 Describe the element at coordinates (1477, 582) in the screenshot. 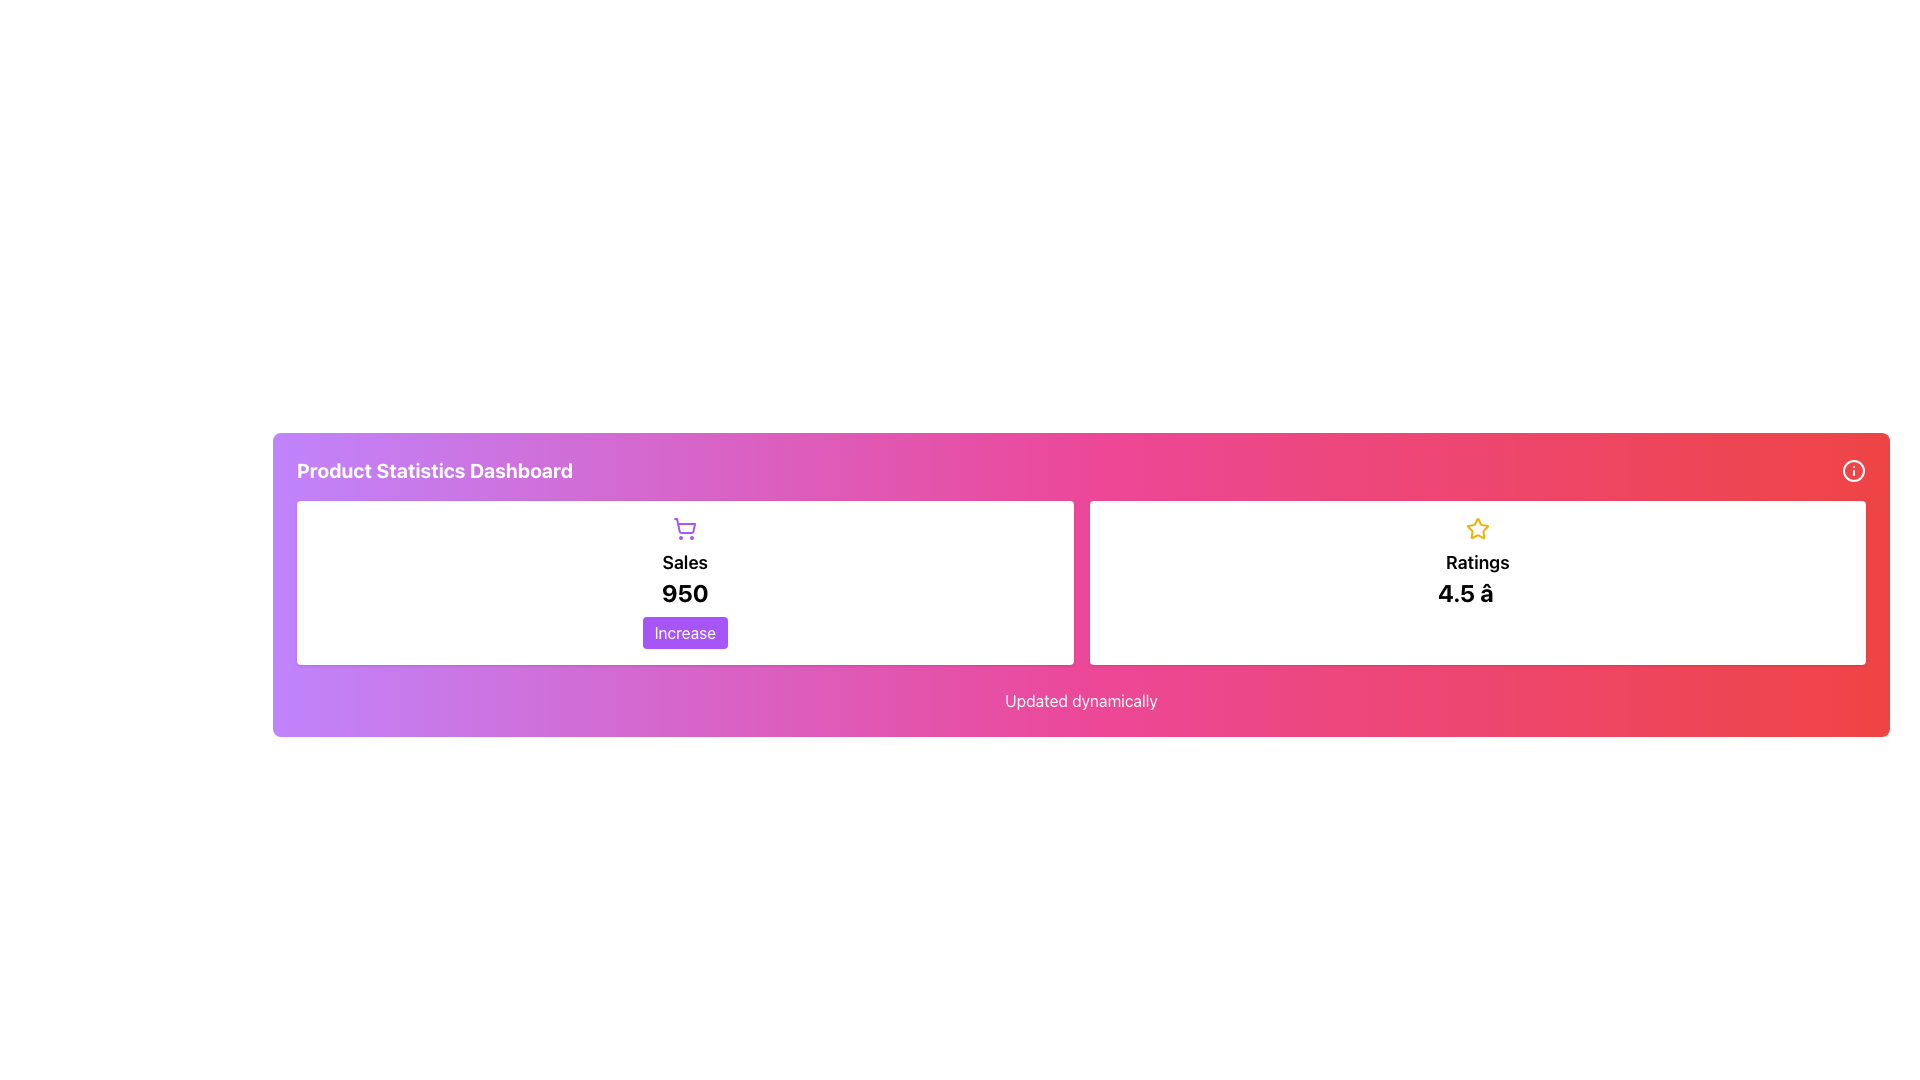

I see `the Display Element that shows a yellow star icon, the label 'Ratings', and a bold text '4.5', located in the bottom right section of the layout` at that location.